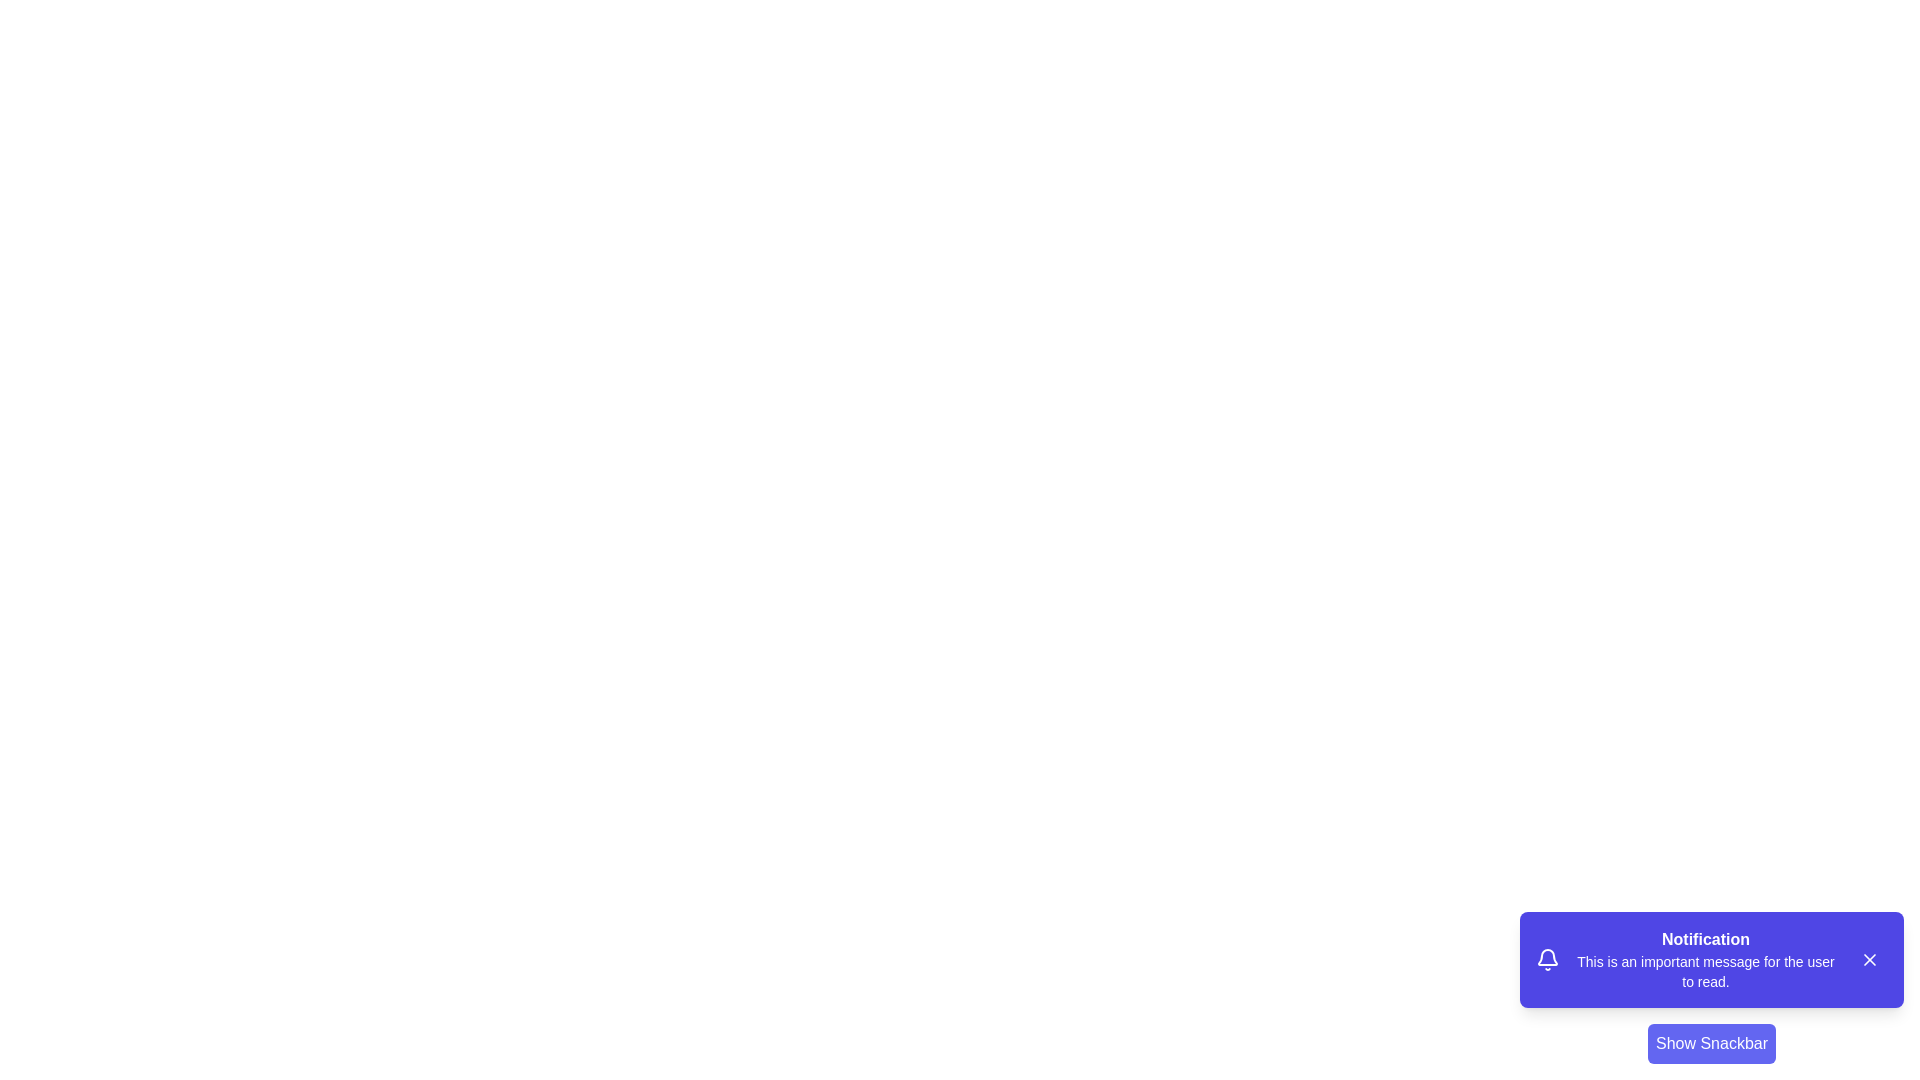 This screenshot has height=1080, width=1920. Describe the element at coordinates (1711, 986) in the screenshot. I see `the notification component styled in vivid purple located at the bottom-right corner, which contains a title 'Notification', a message 'This is an important message for the user to read.', and a button labeled 'Show Snackbar'` at that location.